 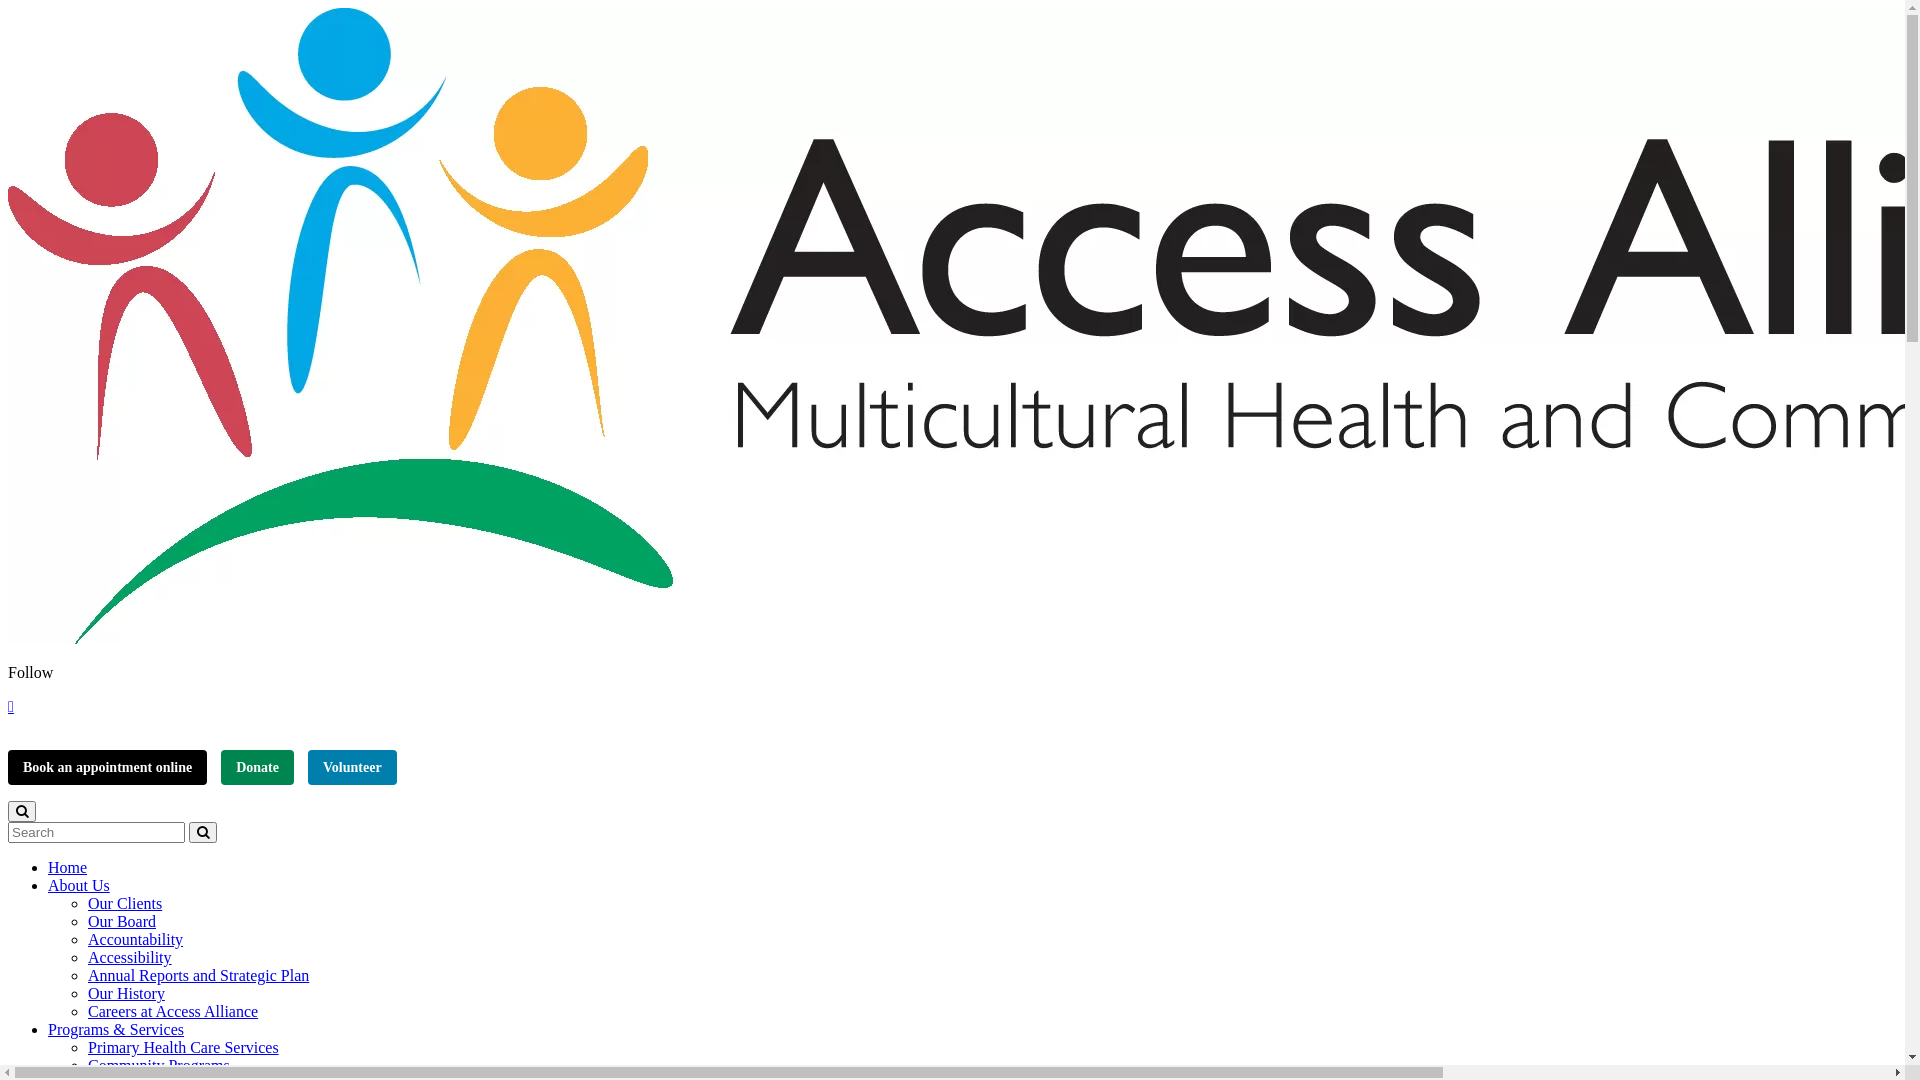 What do you see at coordinates (10, 705) in the screenshot?
I see `'Follow us on Facebook'` at bounding box center [10, 705].